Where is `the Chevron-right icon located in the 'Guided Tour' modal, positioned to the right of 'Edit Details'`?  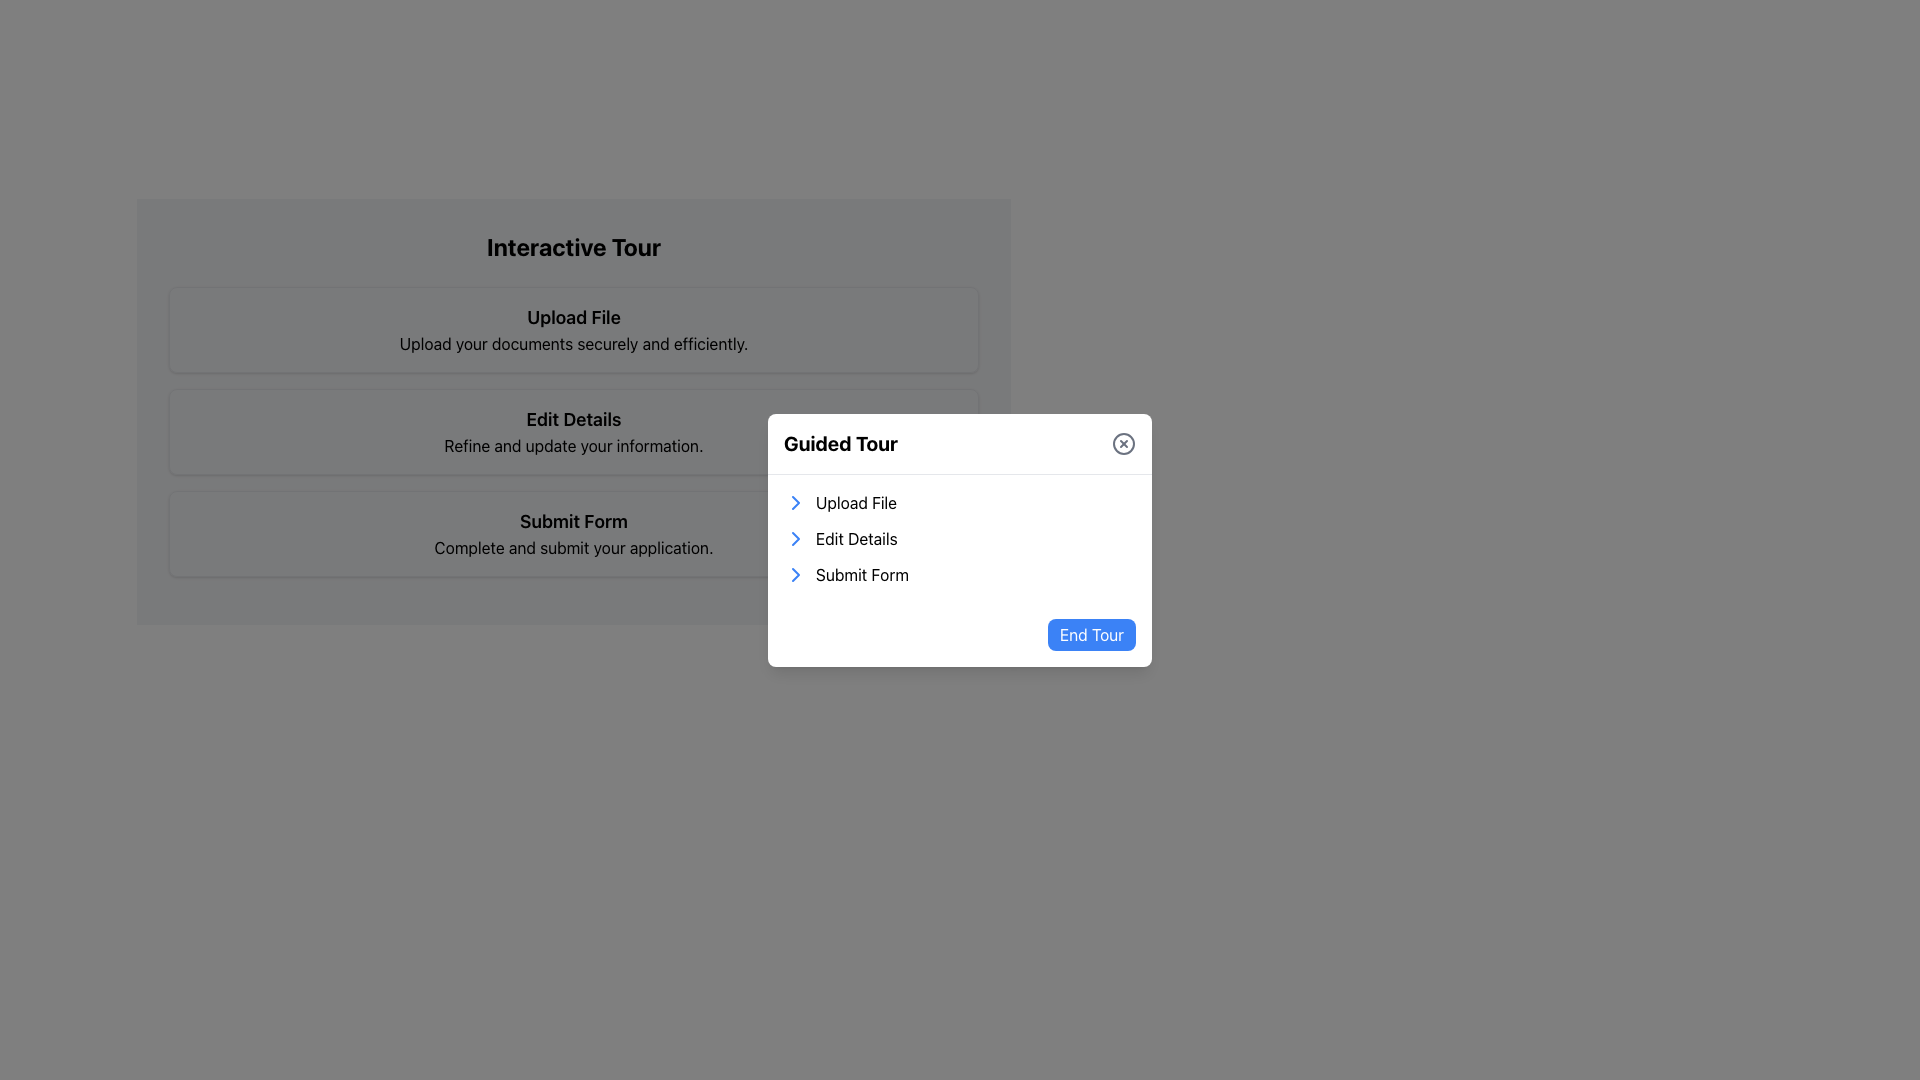
the Chevron-right icon located in the 'Guided Tour' modal, positioned to the right of 'Edit Details' is located at coordinates (795, 500).